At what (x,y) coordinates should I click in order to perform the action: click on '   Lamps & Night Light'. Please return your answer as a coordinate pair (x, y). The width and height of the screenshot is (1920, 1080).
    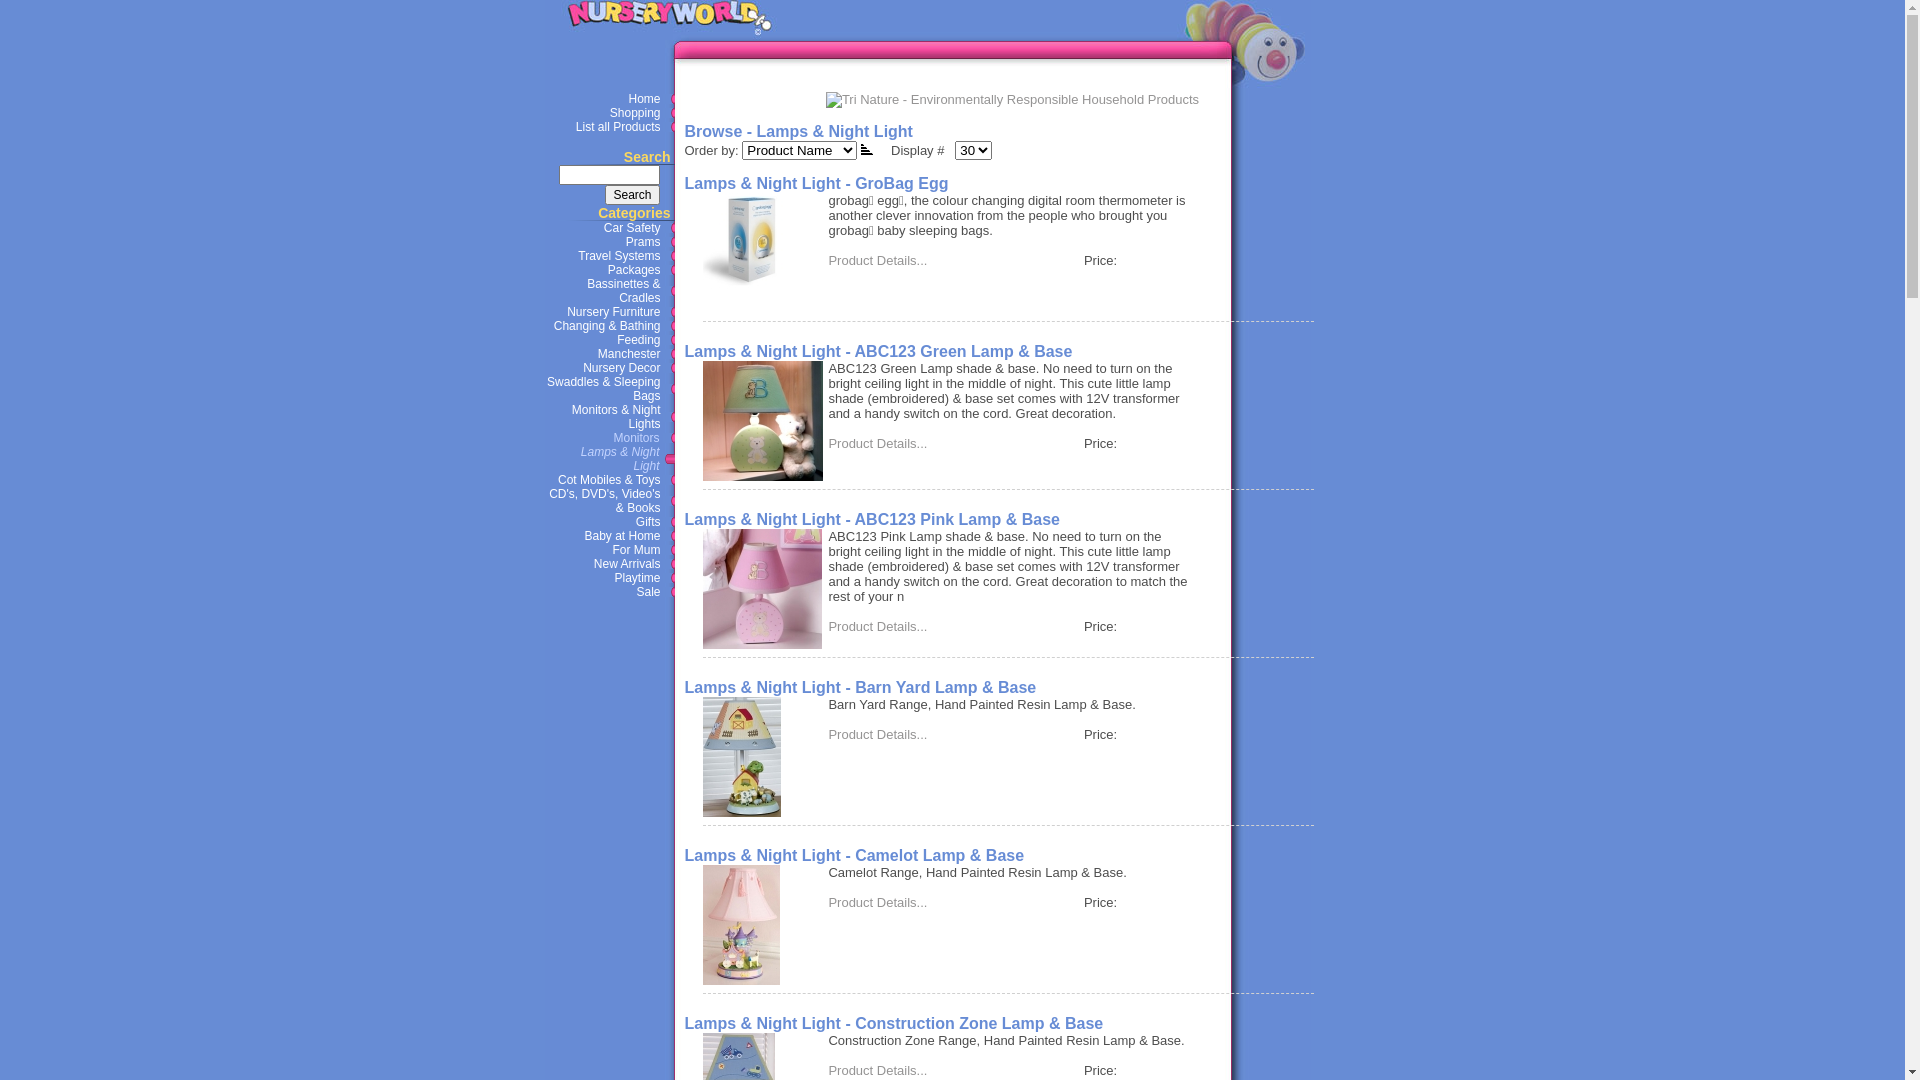
    Looking at the image, I should click on (608, 459).